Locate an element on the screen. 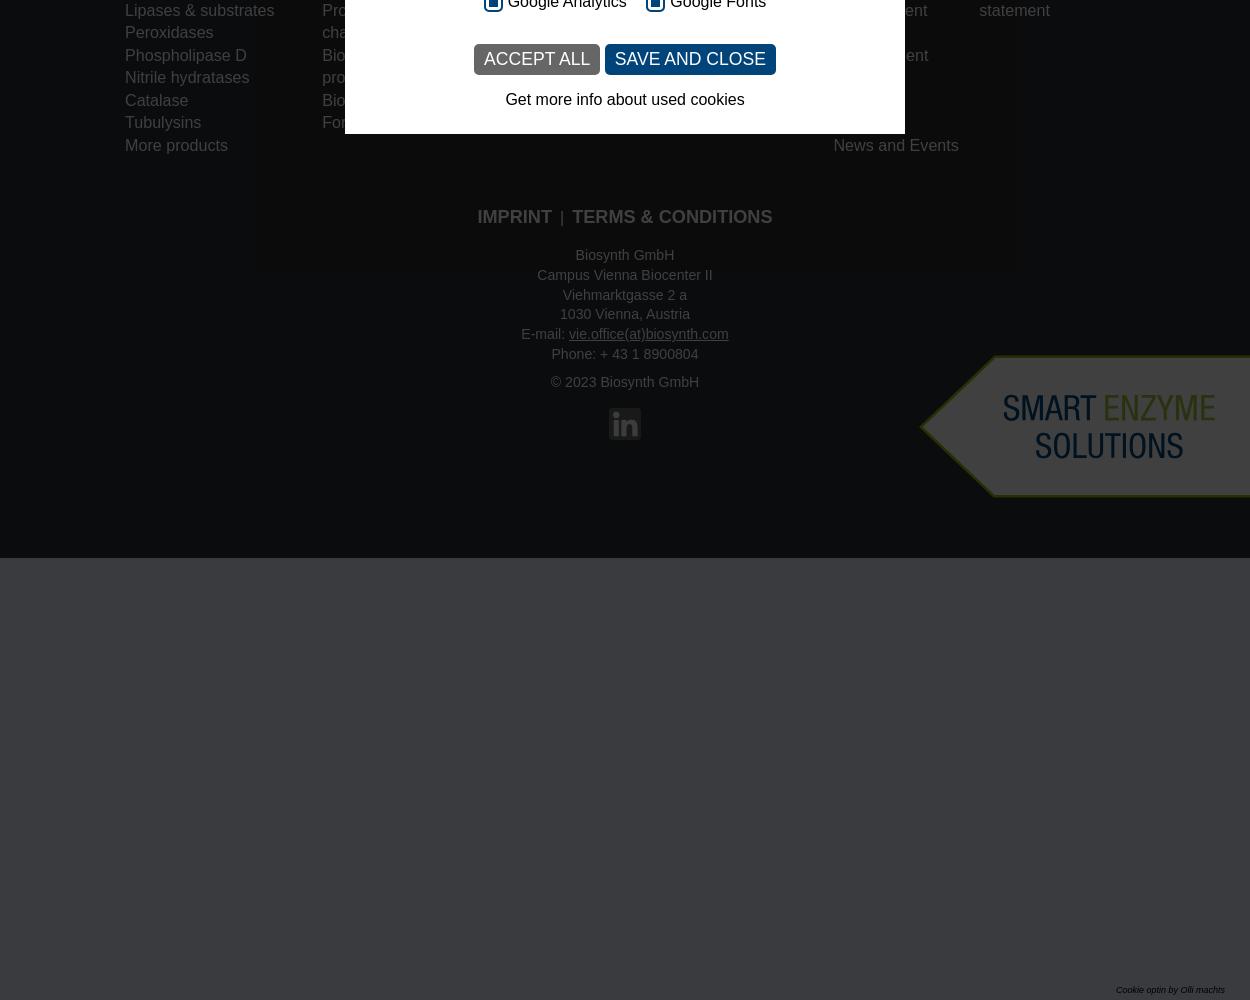  'Get more info about used cookies' is located at coordinates (623, 98).